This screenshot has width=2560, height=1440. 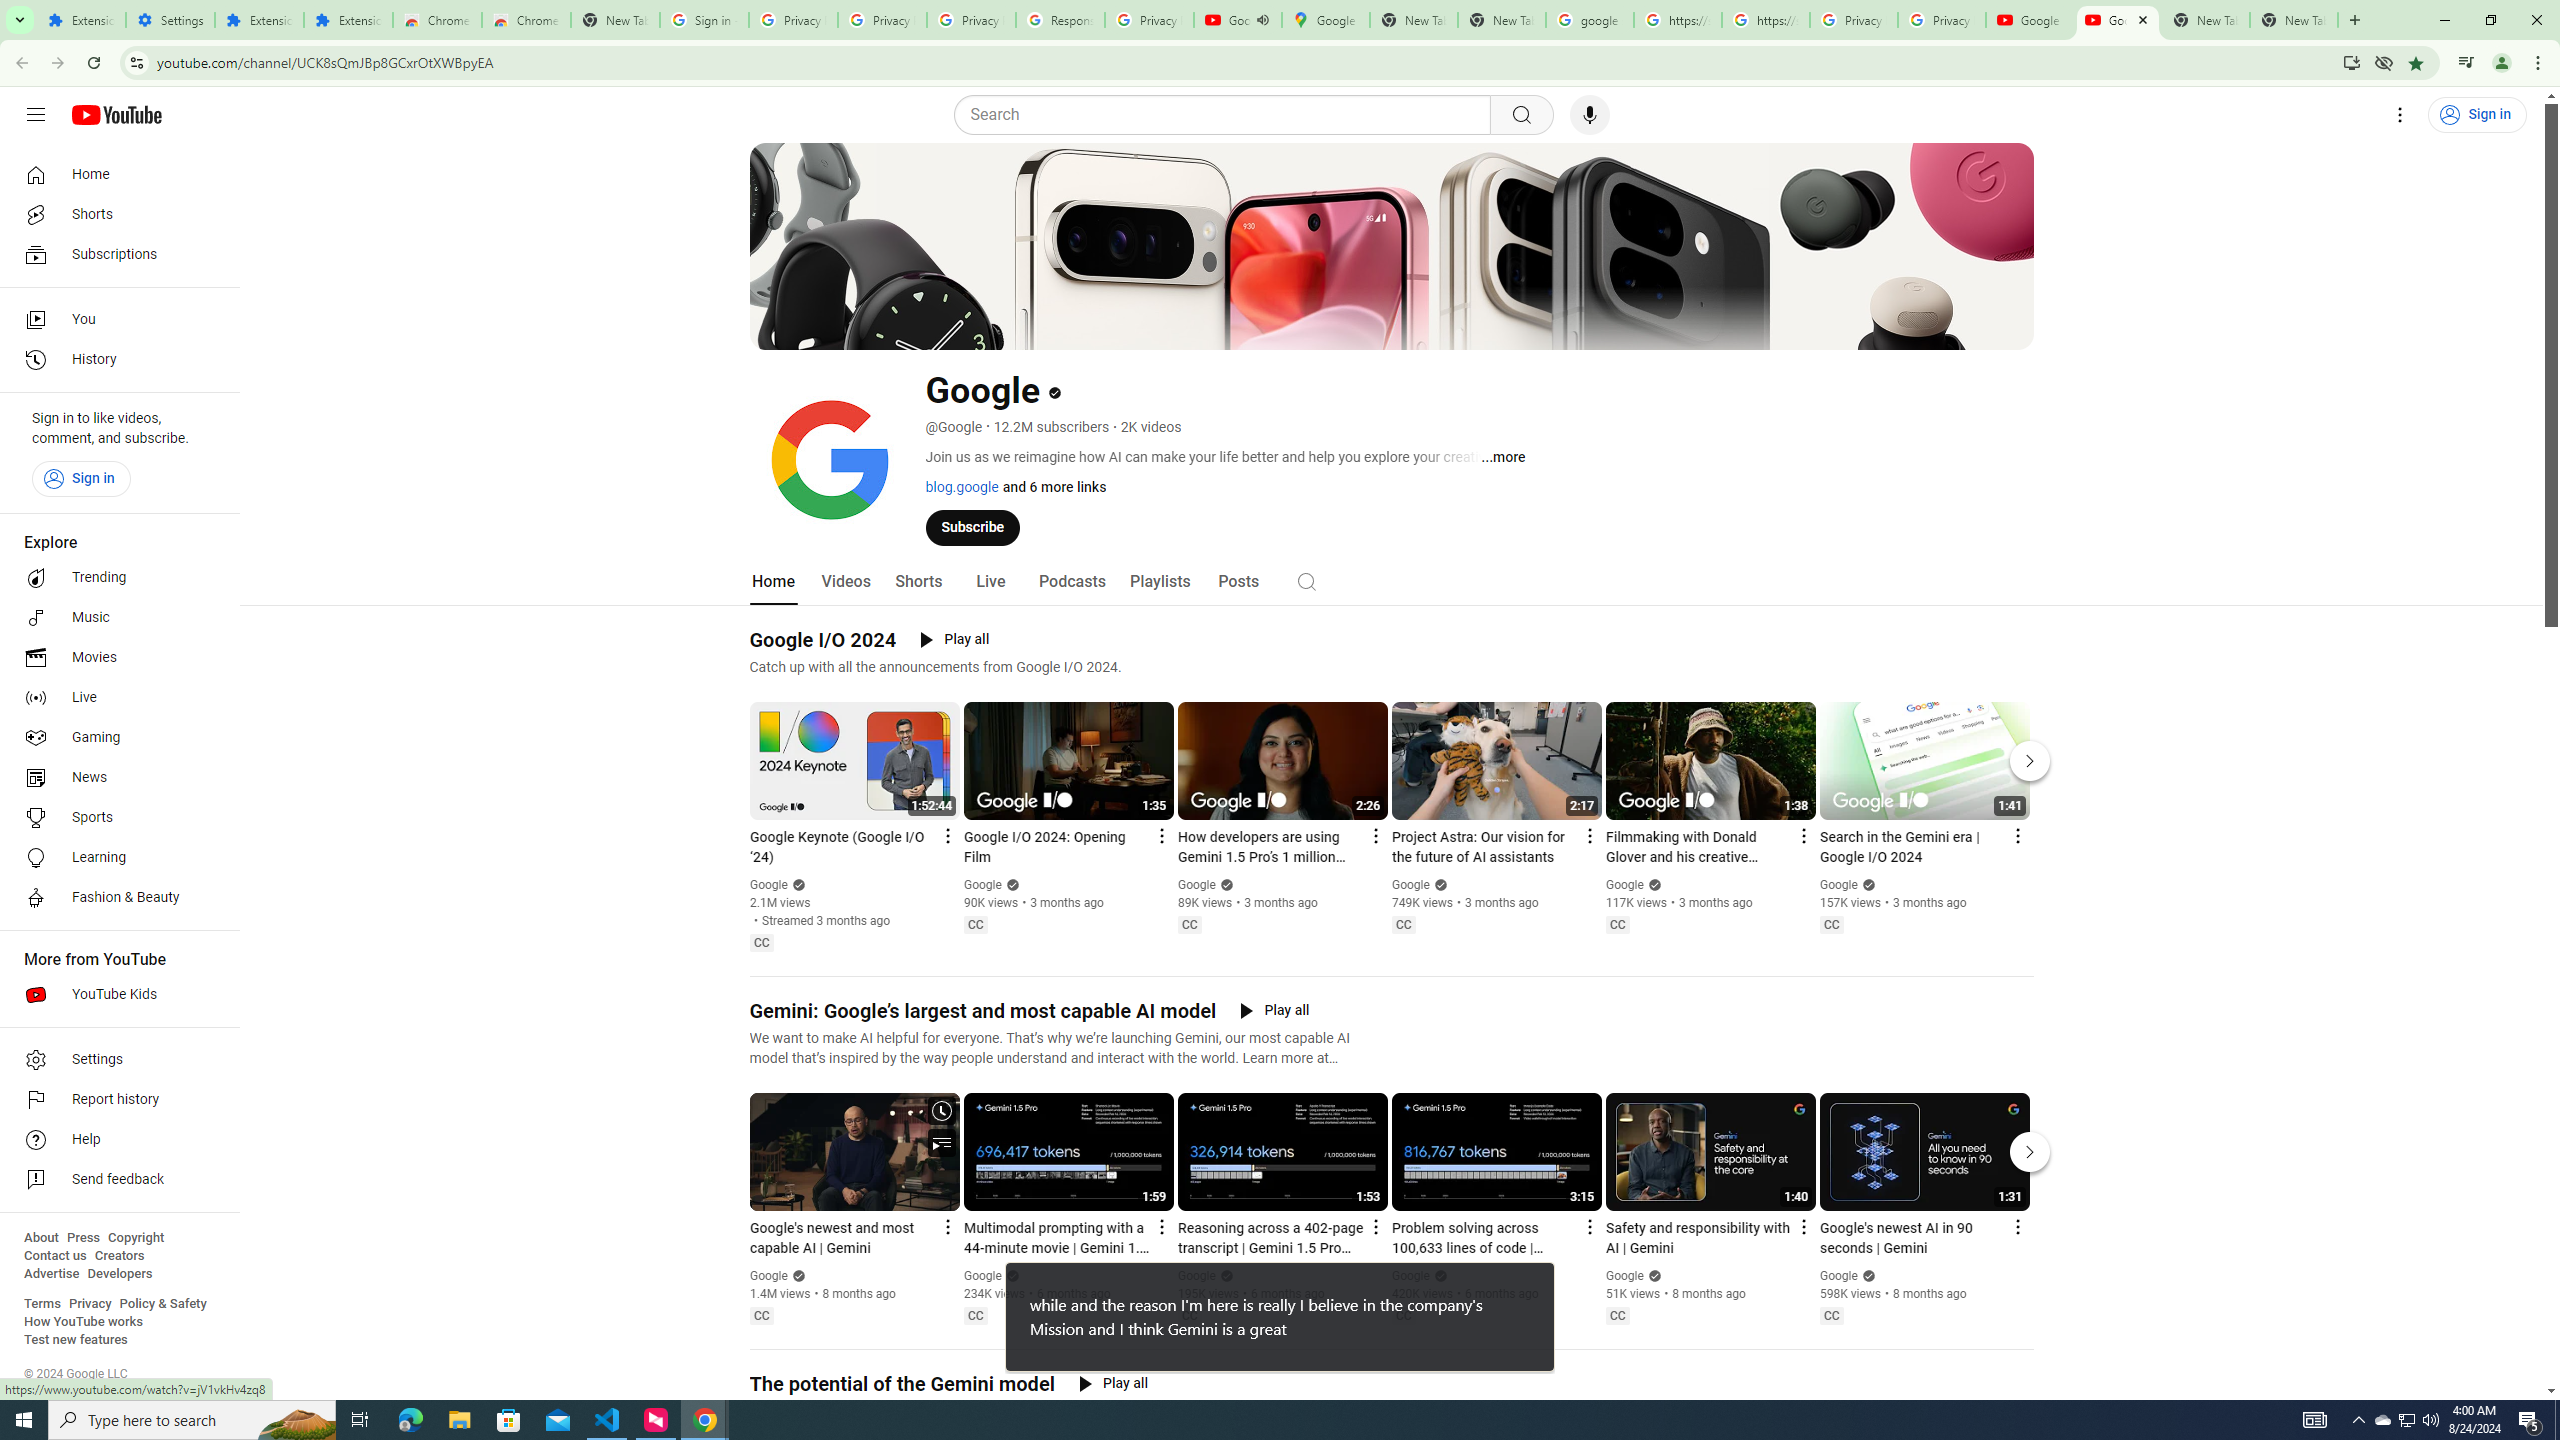 I want to click on 'Fashion & Beauty', so click(x=113, y=897).